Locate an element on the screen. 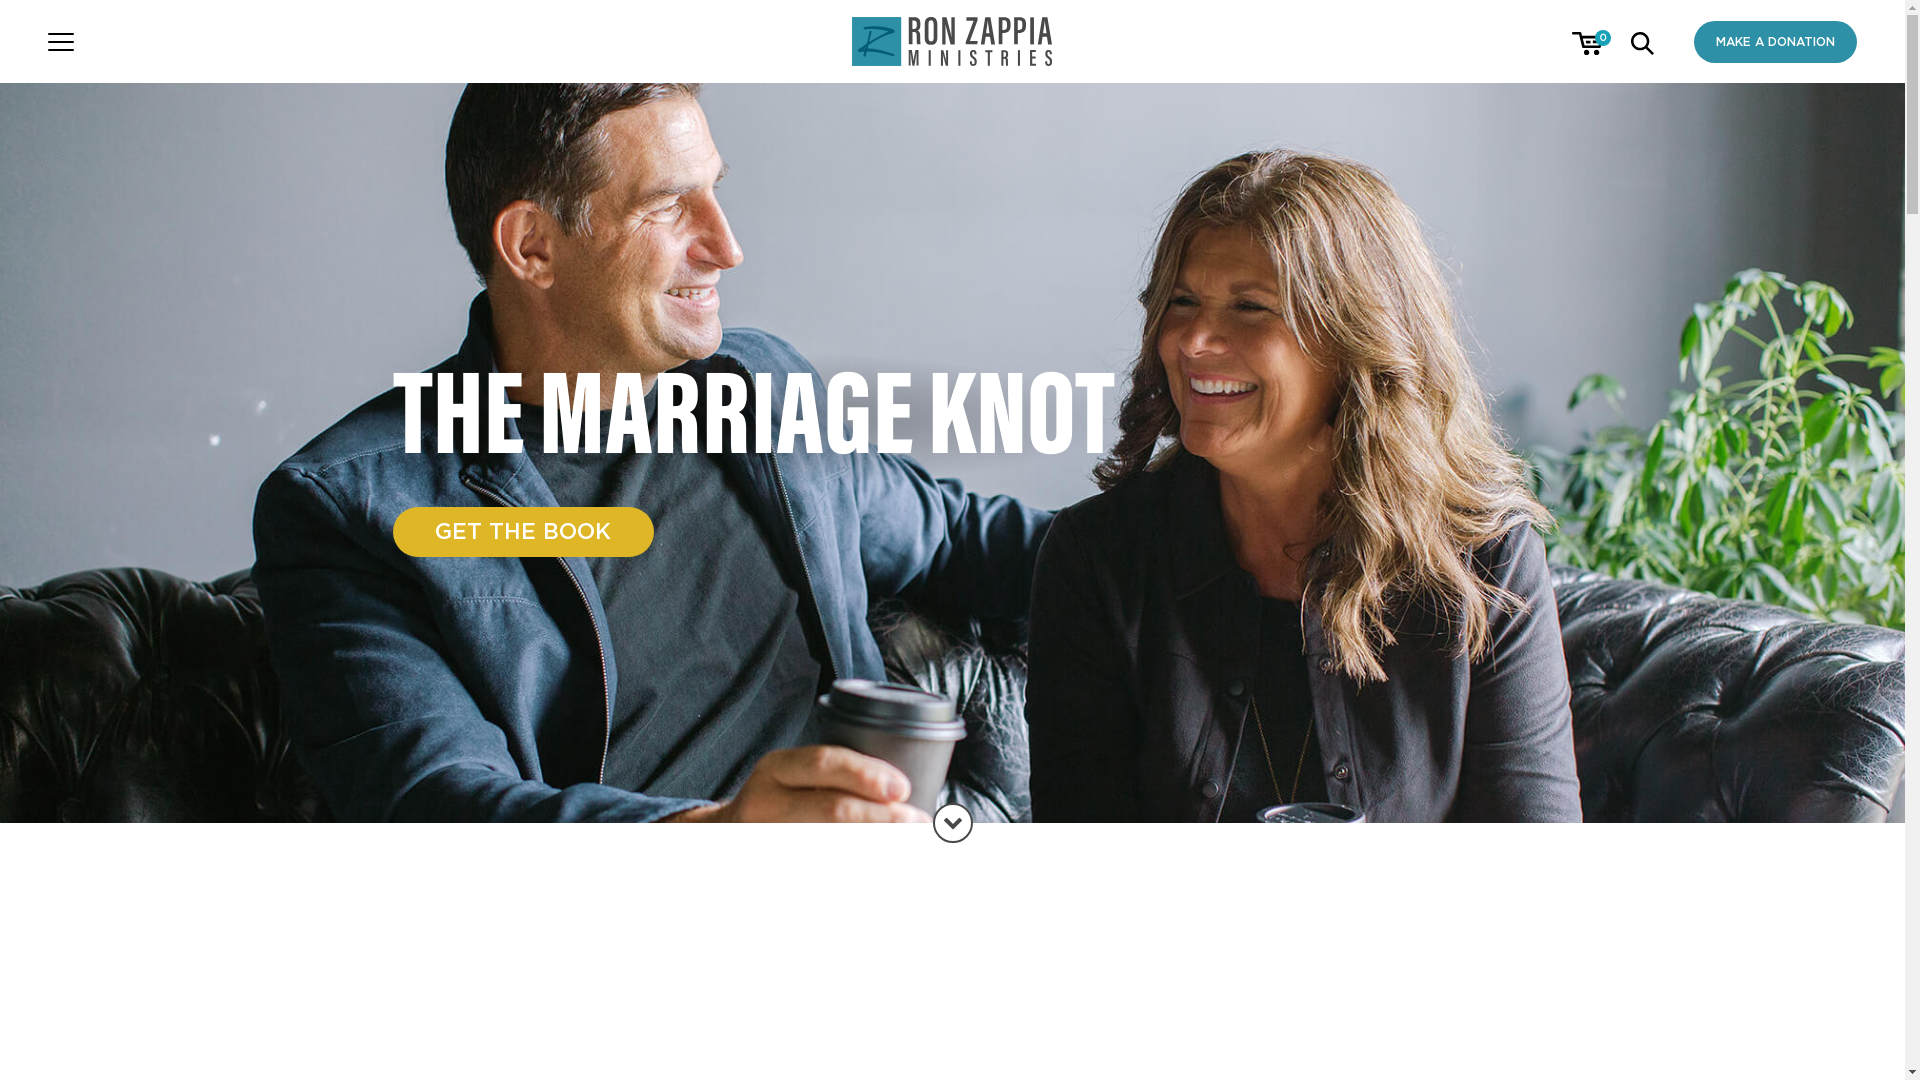 This screenshot has width=1920, height=1080. 'MAKE A DONATION' is located at coordinates (1775, 42).